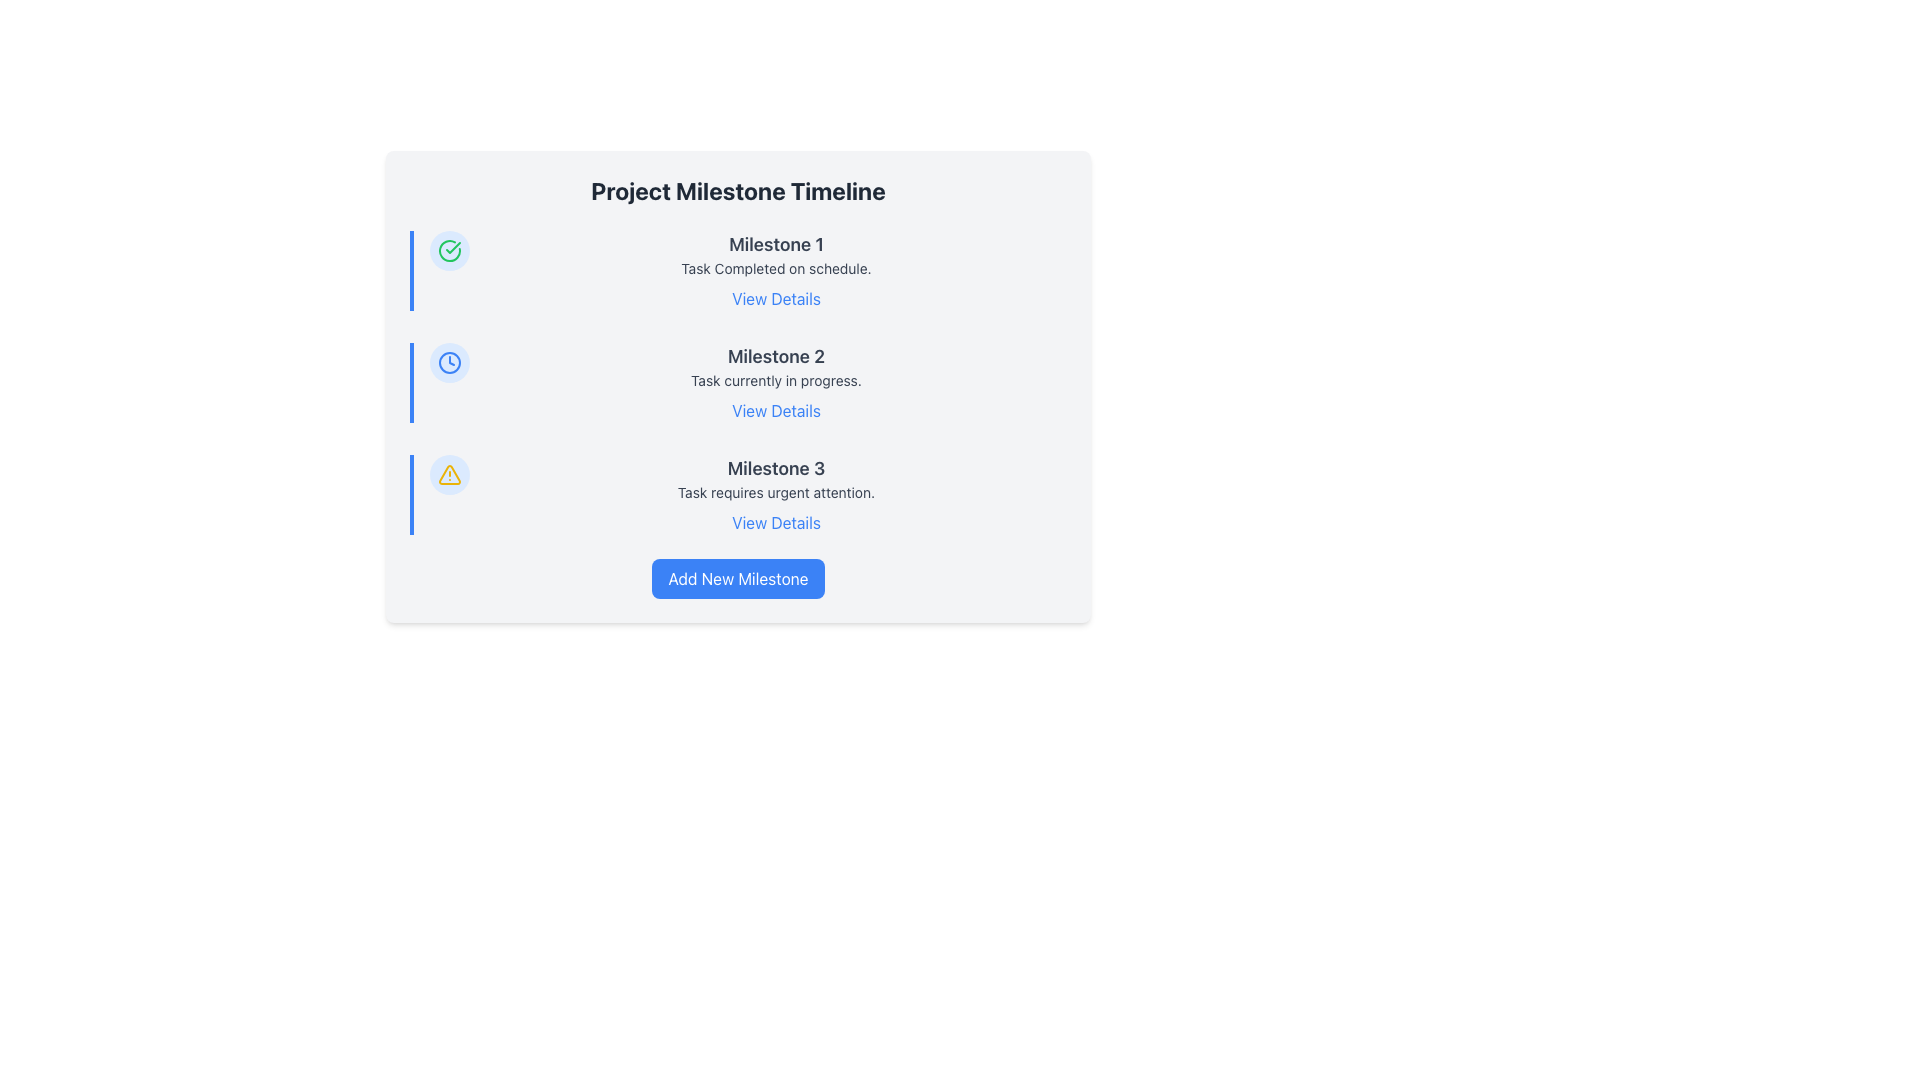 The image size is (1920, 1080). I want to click on the main title text label that indicates the section pertains to a timeline of project milestones, so click(737, 191).